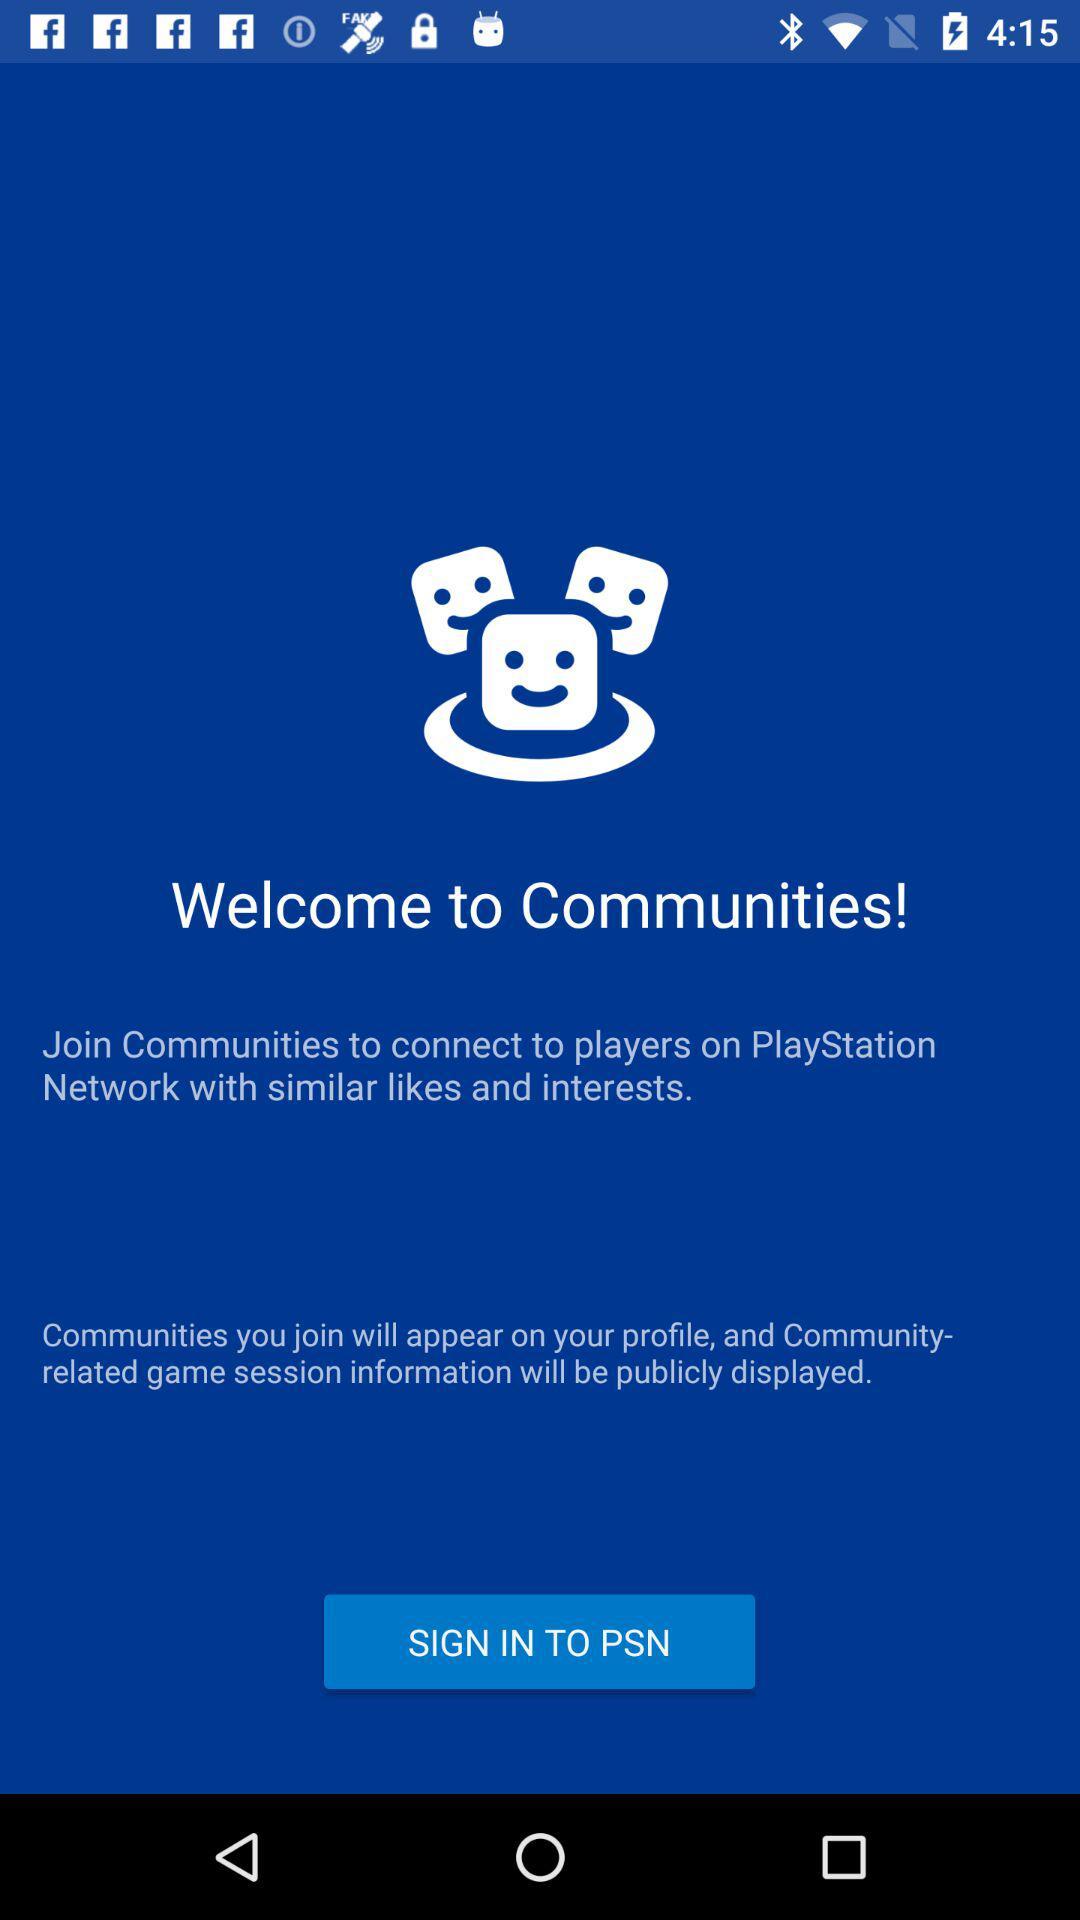 This screenshot has height=1920, width=1080. I want to click on the item below the communities you join icon, so click(538, 1641).